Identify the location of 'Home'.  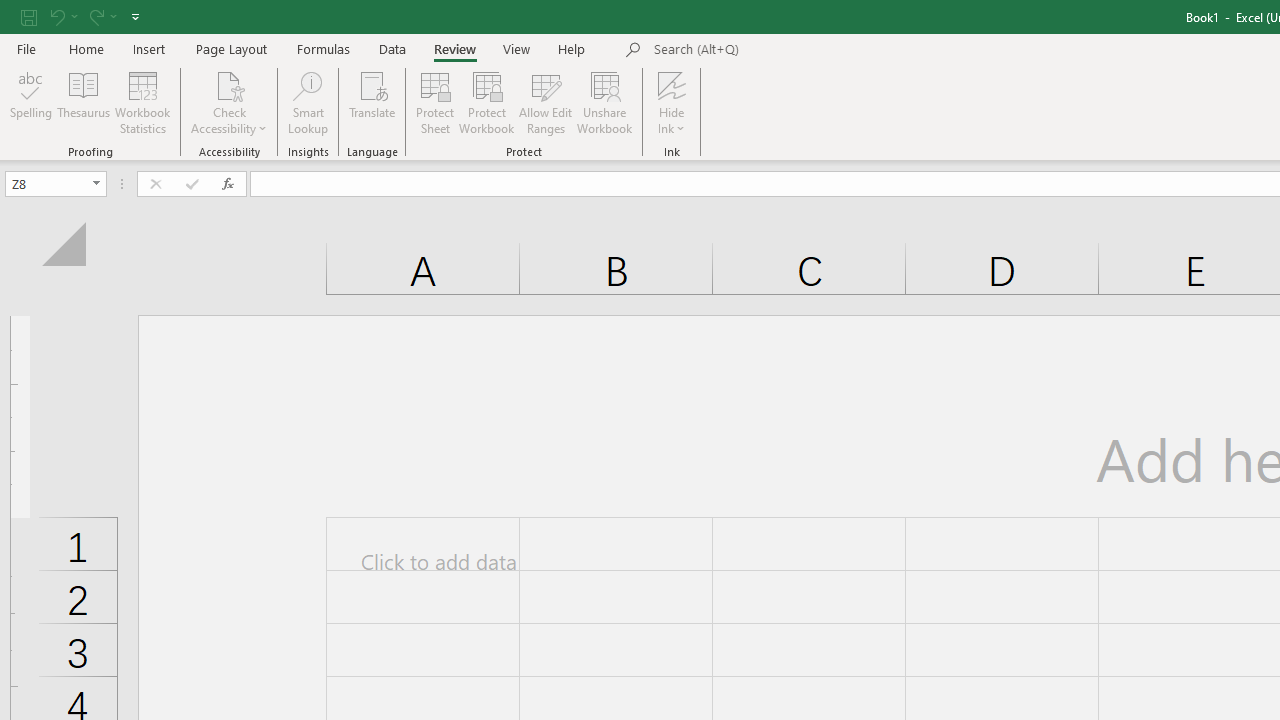
(85, 48).